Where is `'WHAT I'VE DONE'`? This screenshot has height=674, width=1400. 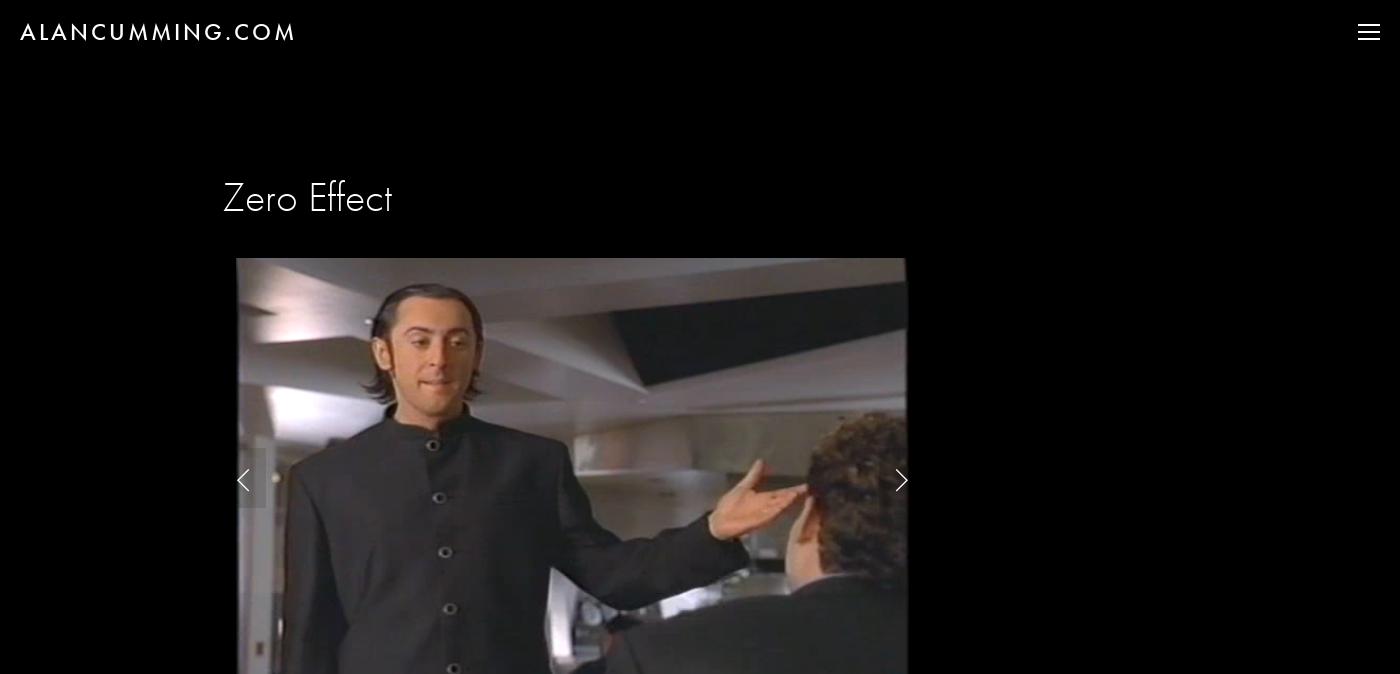
'WHAT I'VE DONE' is located at coordinates (1251, 103).